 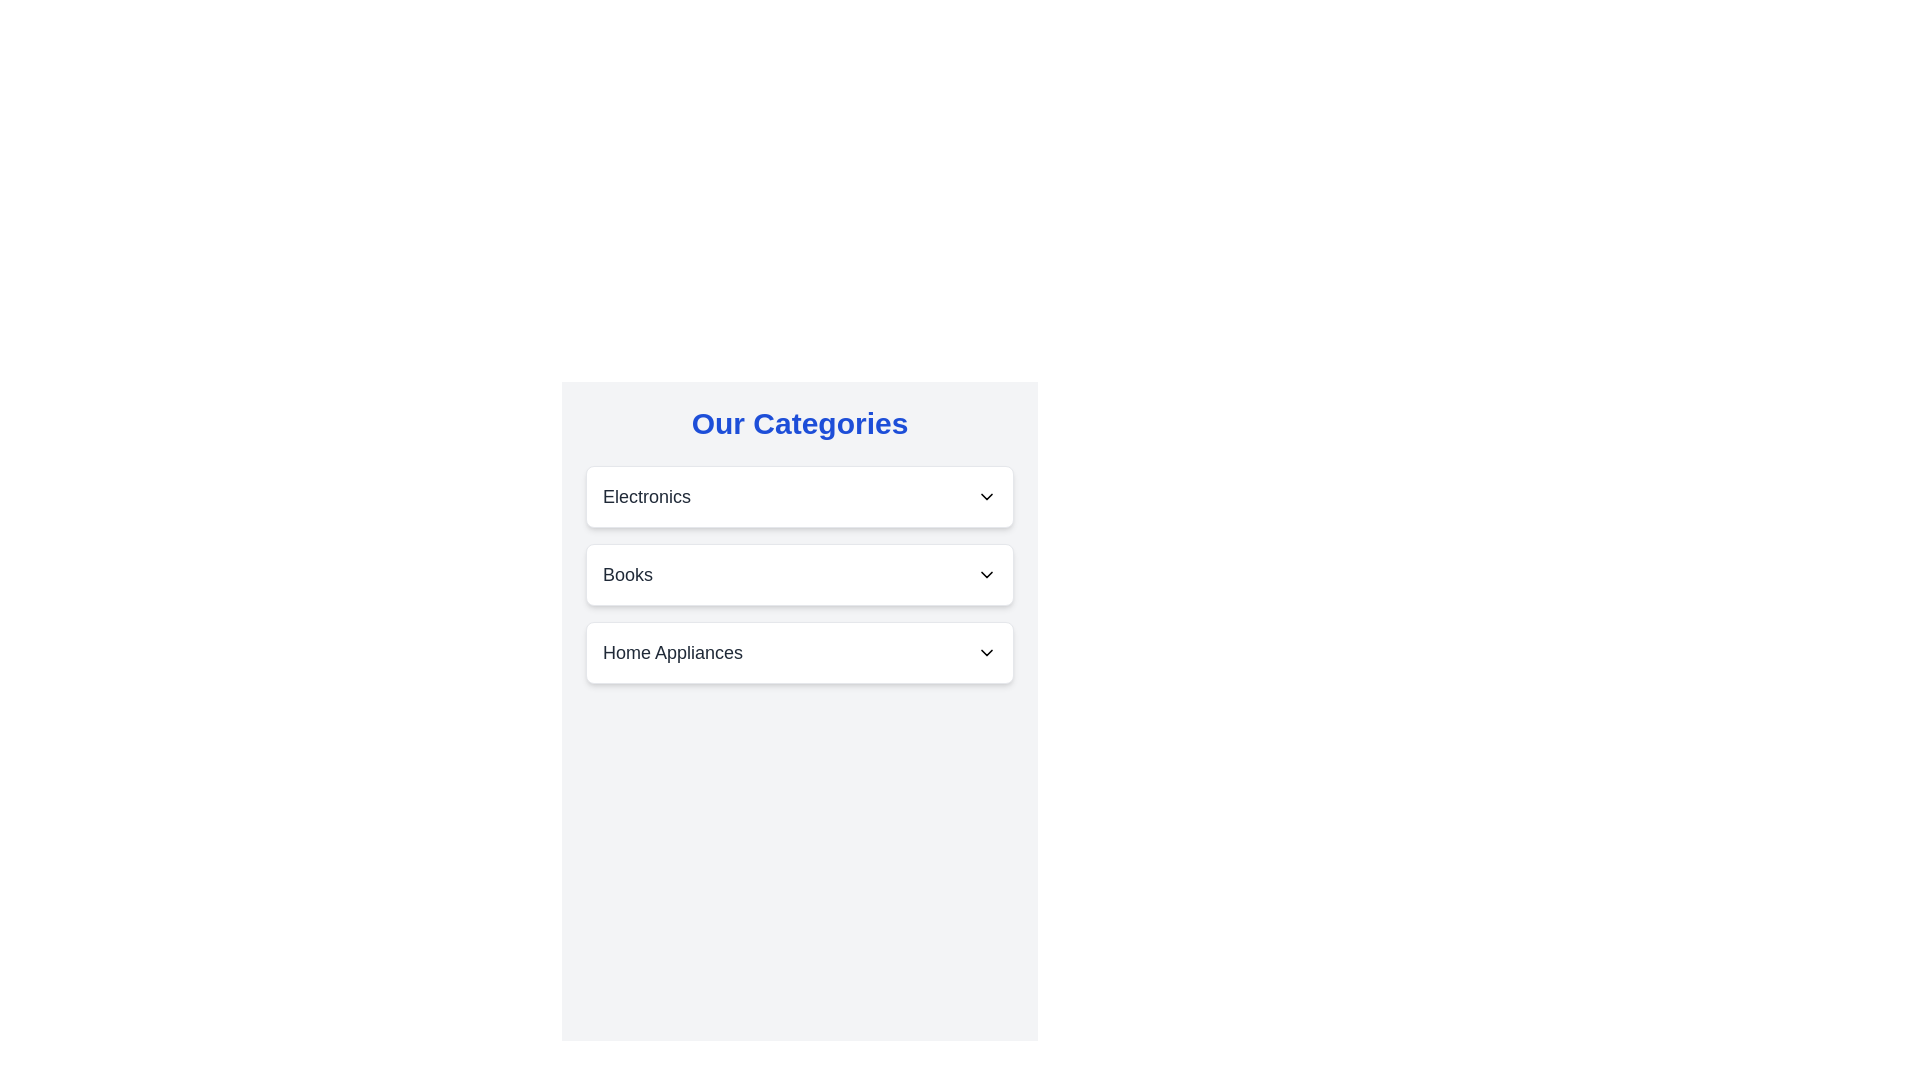 I want to click on text label displaying 'Books' located in the middle dropdown of three vertically aligned dropdowns, so click(x=627, y=574).